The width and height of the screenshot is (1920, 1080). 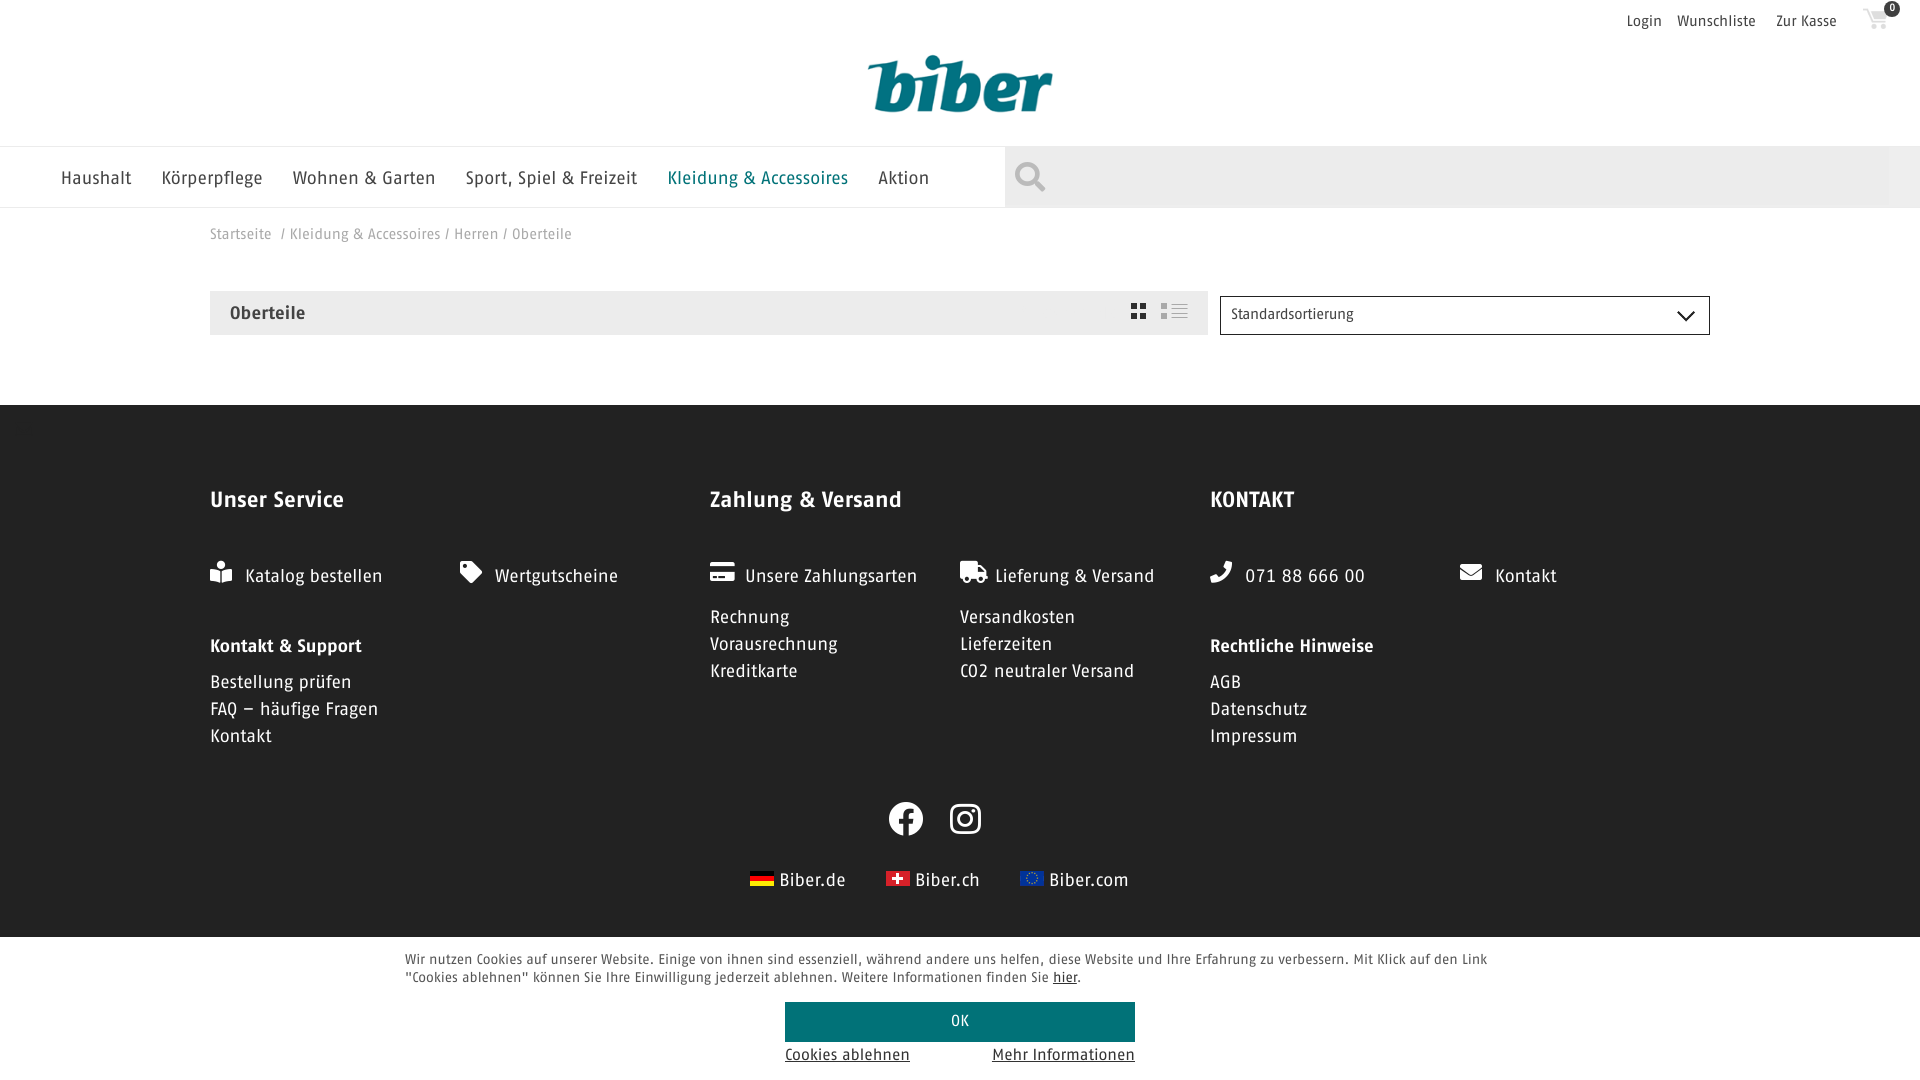 What do you see at coordinates (1161, 311) in the screenshot?
I see `'list'` at bounding box center [1161, 311].